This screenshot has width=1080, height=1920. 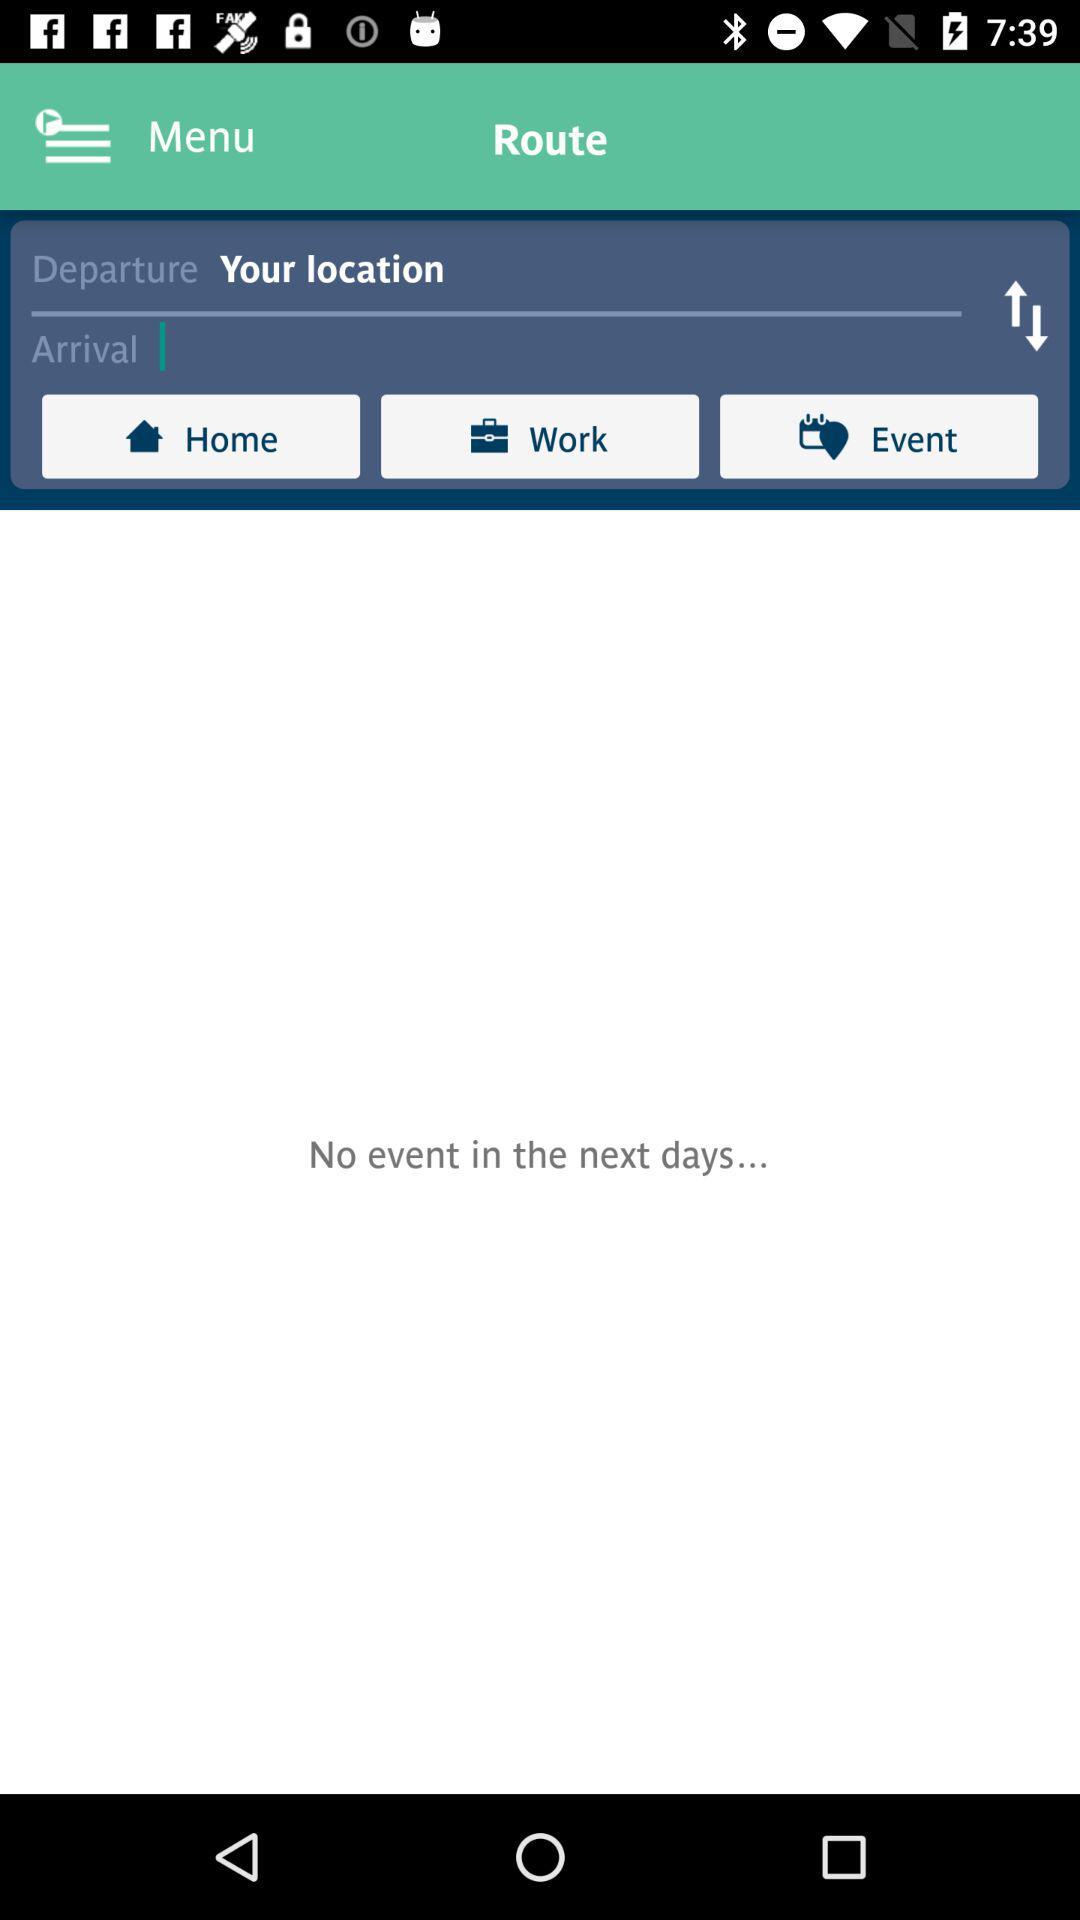 I want to click on the icon next to the departure icon, so click(x=600, y=264).